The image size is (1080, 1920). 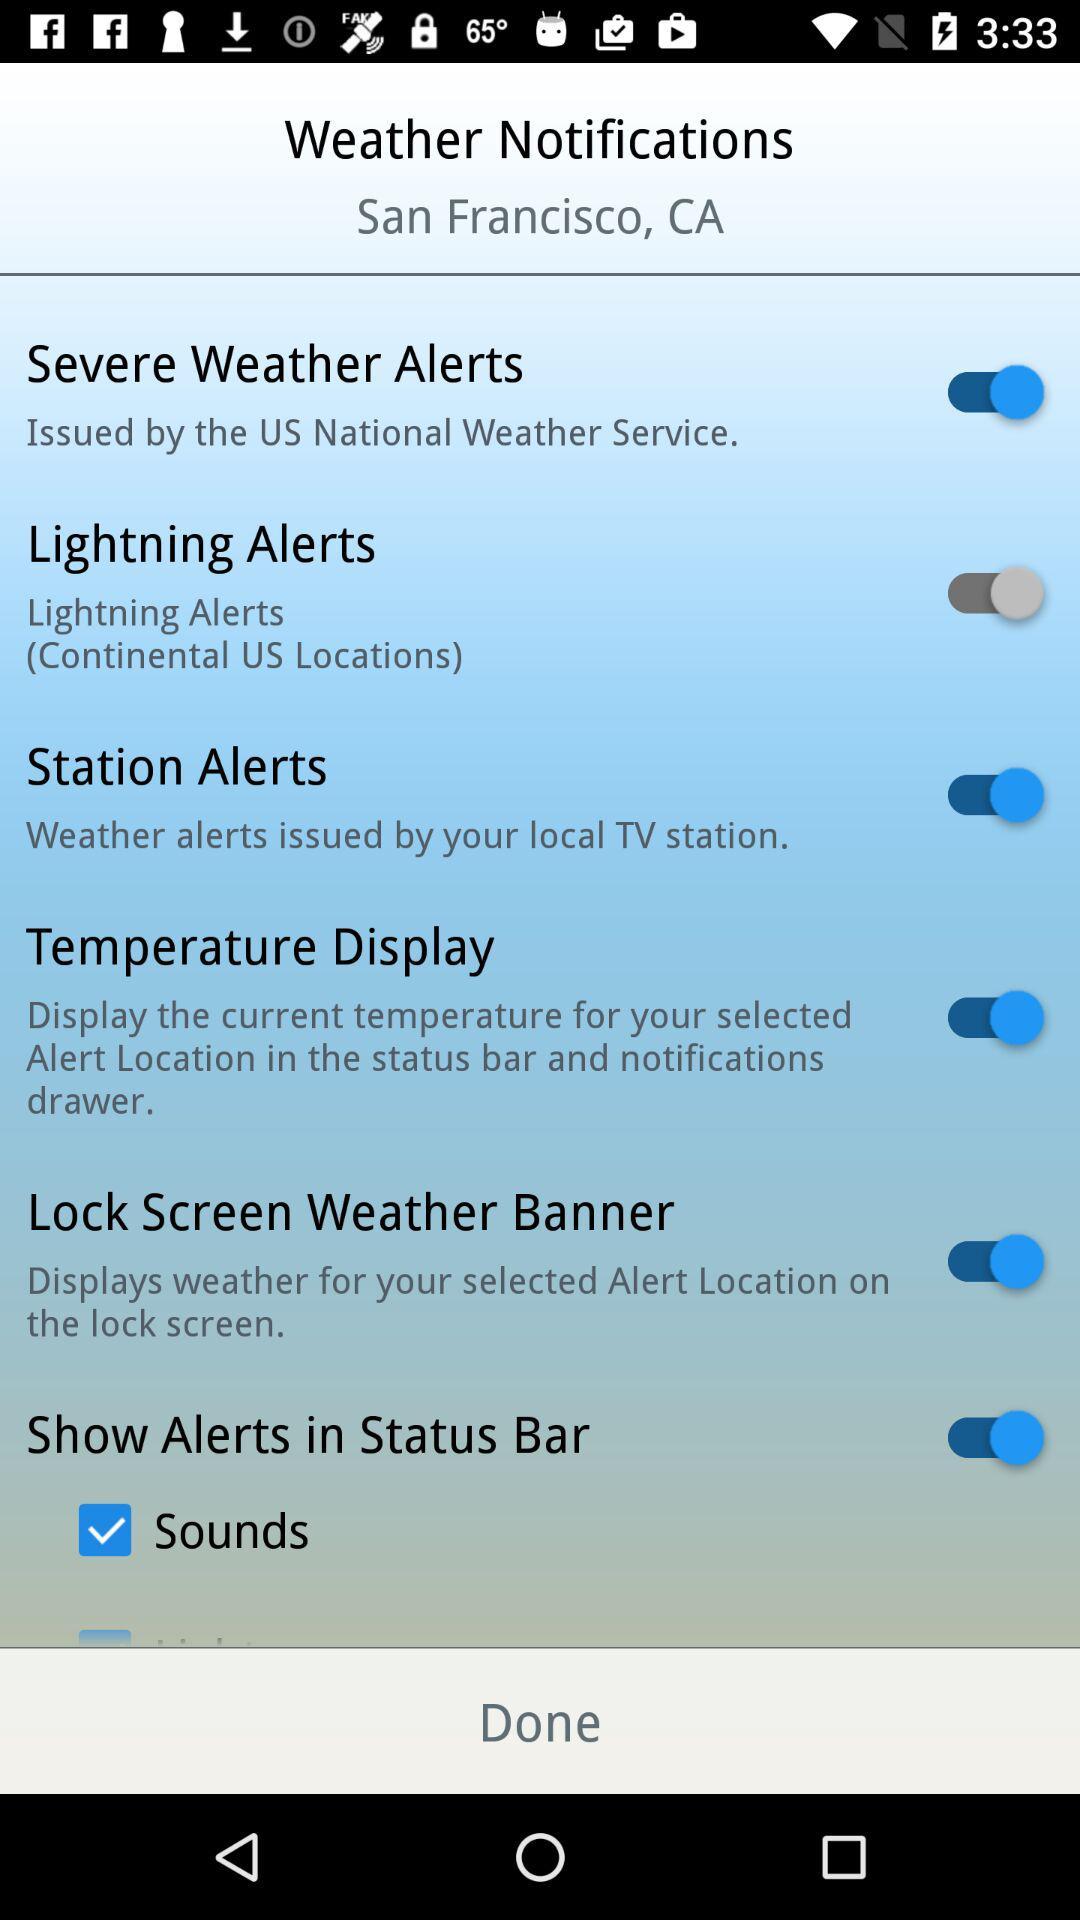 I want to click on the item below temperature display icon, so click(x=461, y=1055).